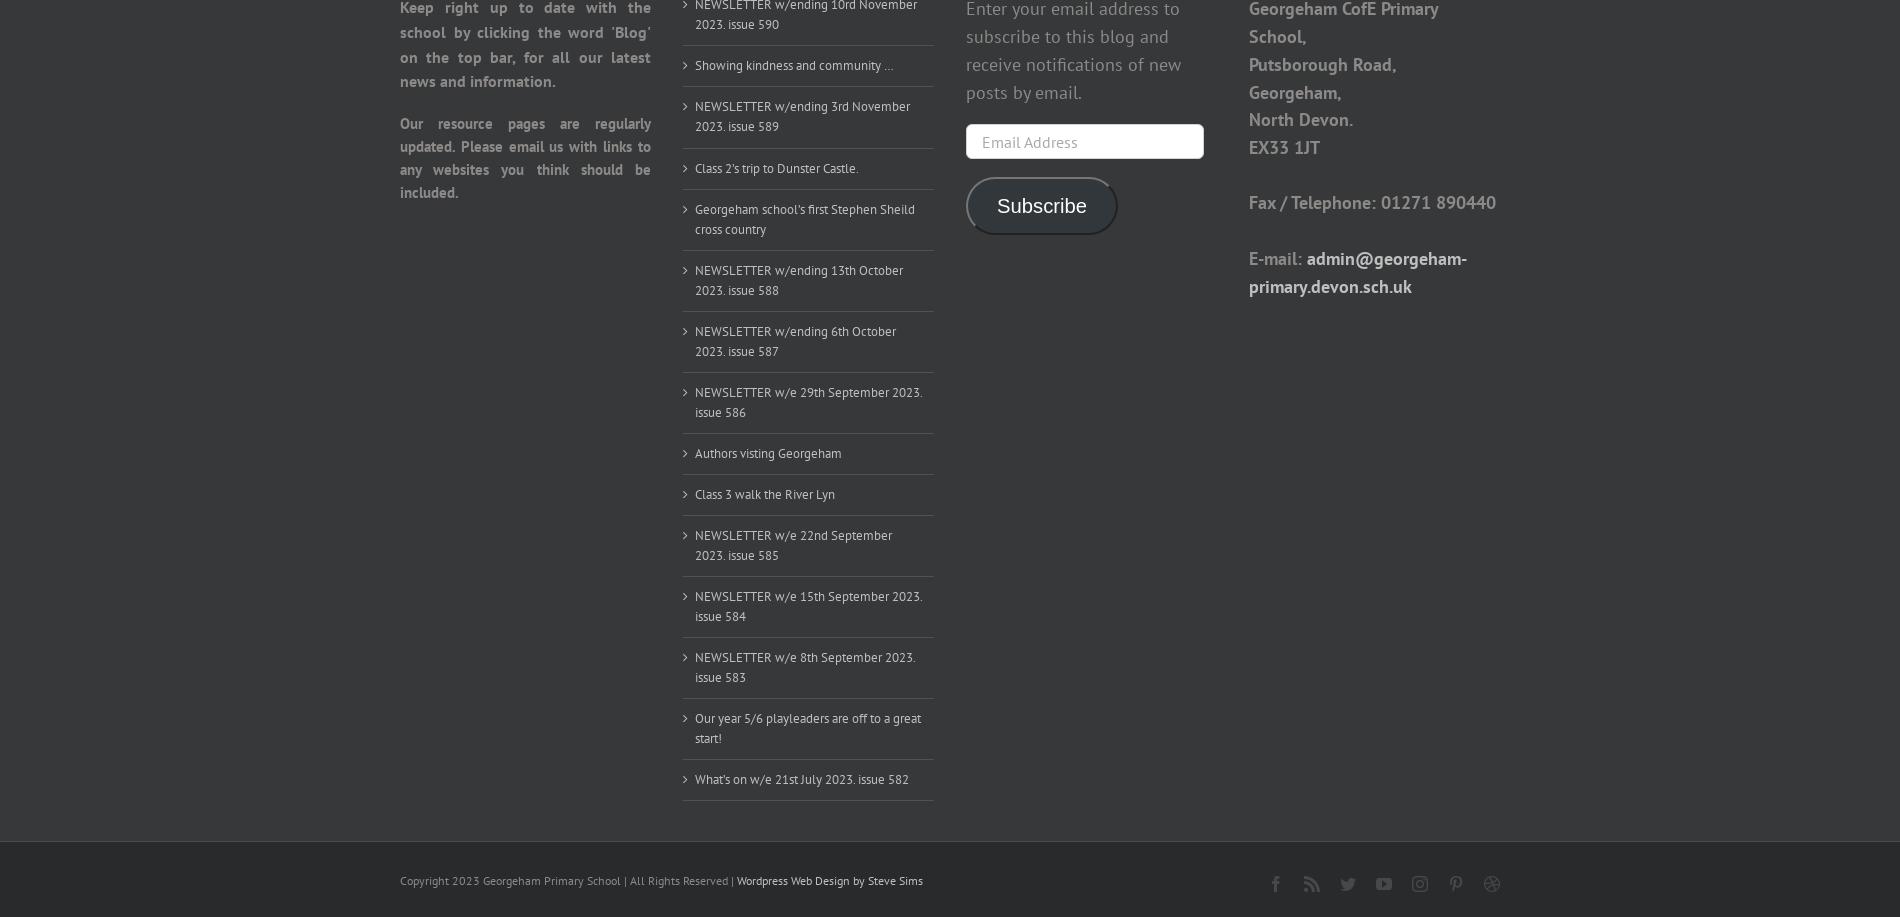  I want to click on 'Georgeham school’s first Stephen Sheild cross country', so click(804, 217).